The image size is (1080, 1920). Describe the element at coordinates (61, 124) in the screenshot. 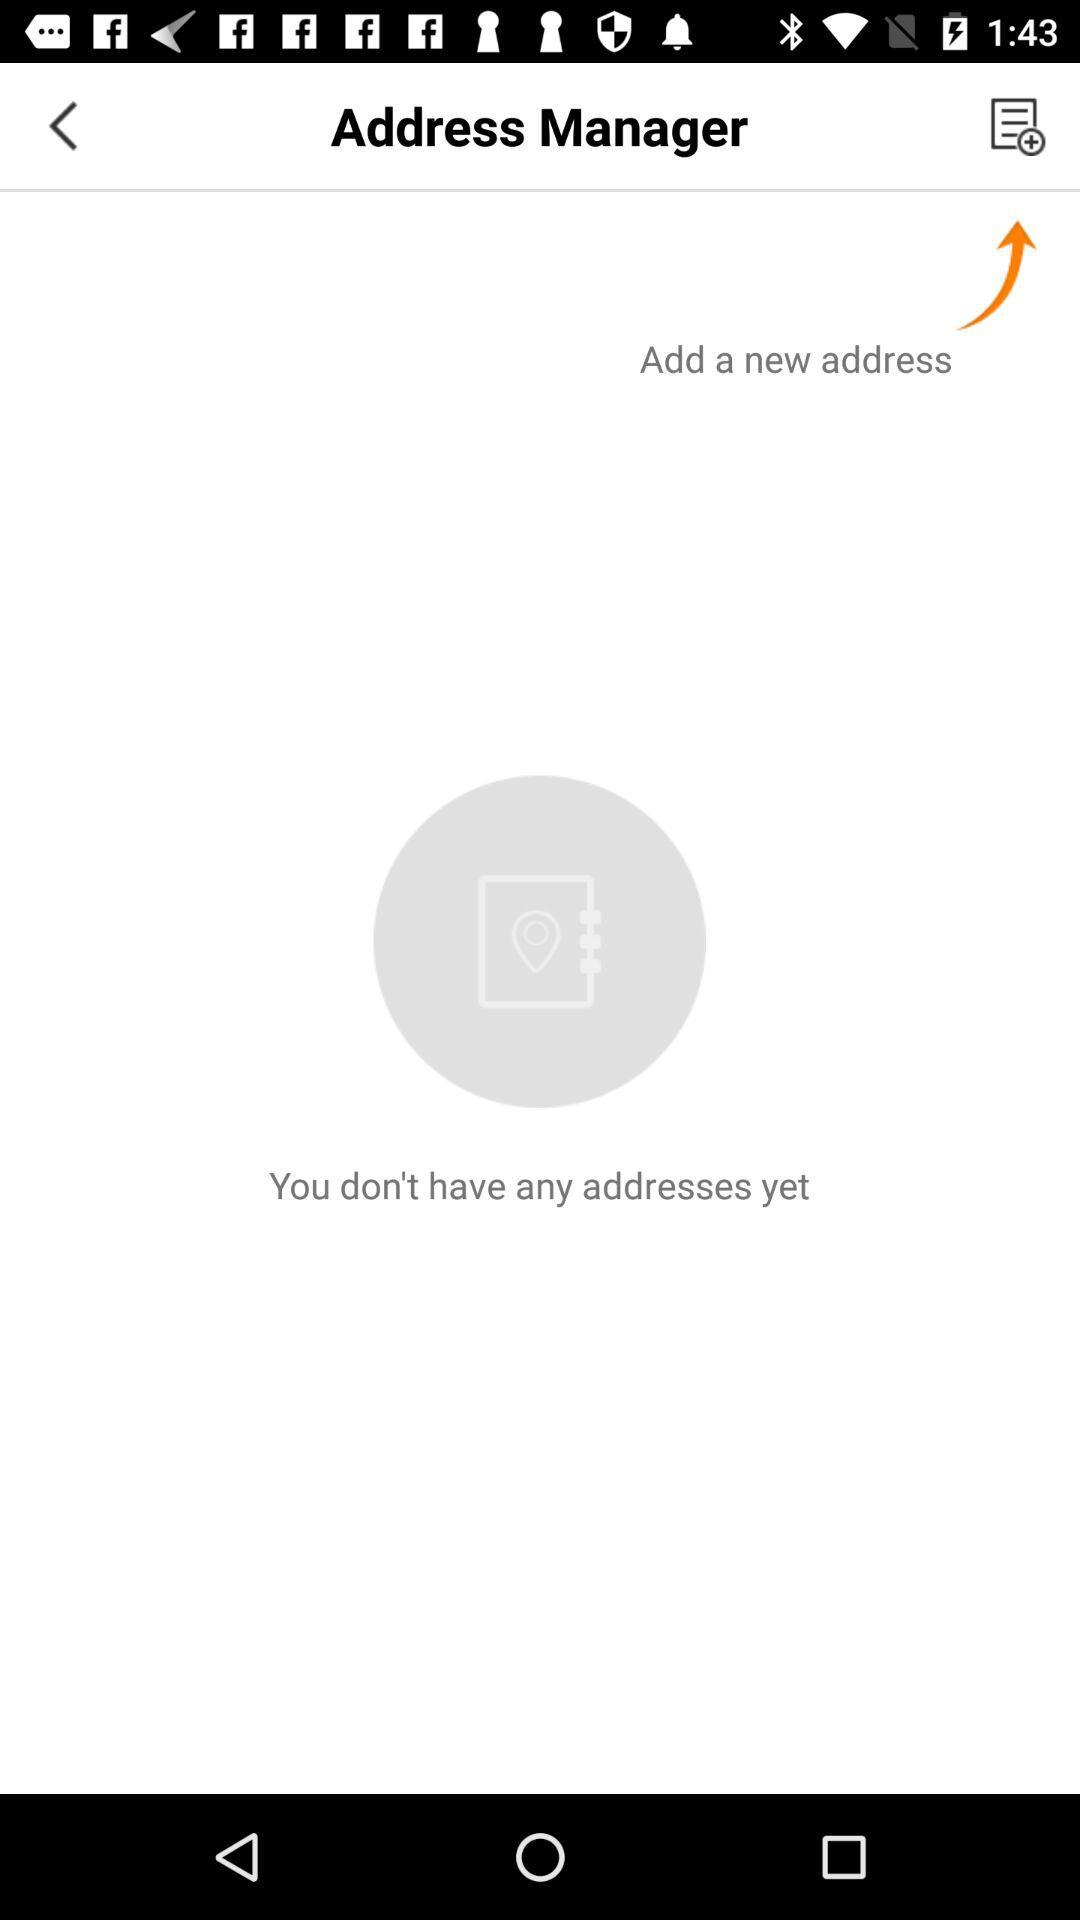

I see `icon at the top left corner` at that location.